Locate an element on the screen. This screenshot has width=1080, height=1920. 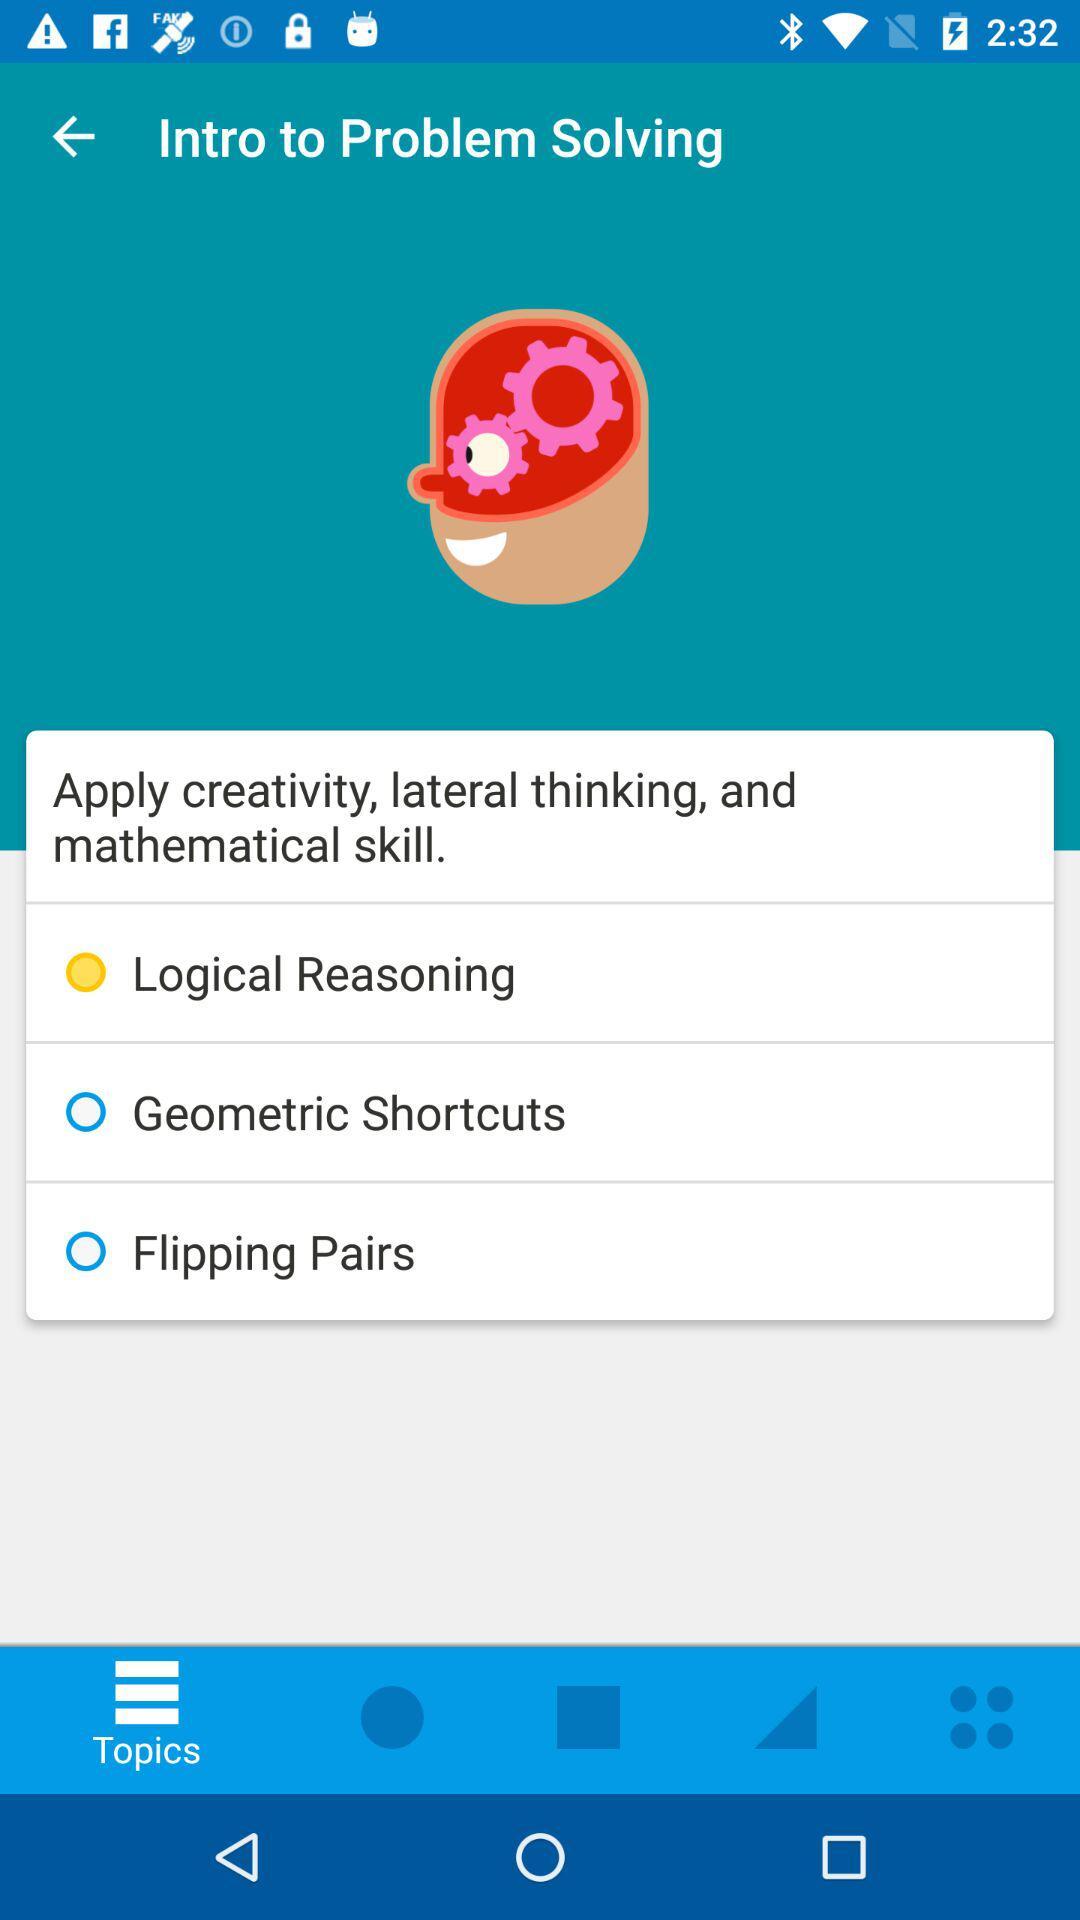
the geometric shortcuts icon is located at coordinates (540, 1111).